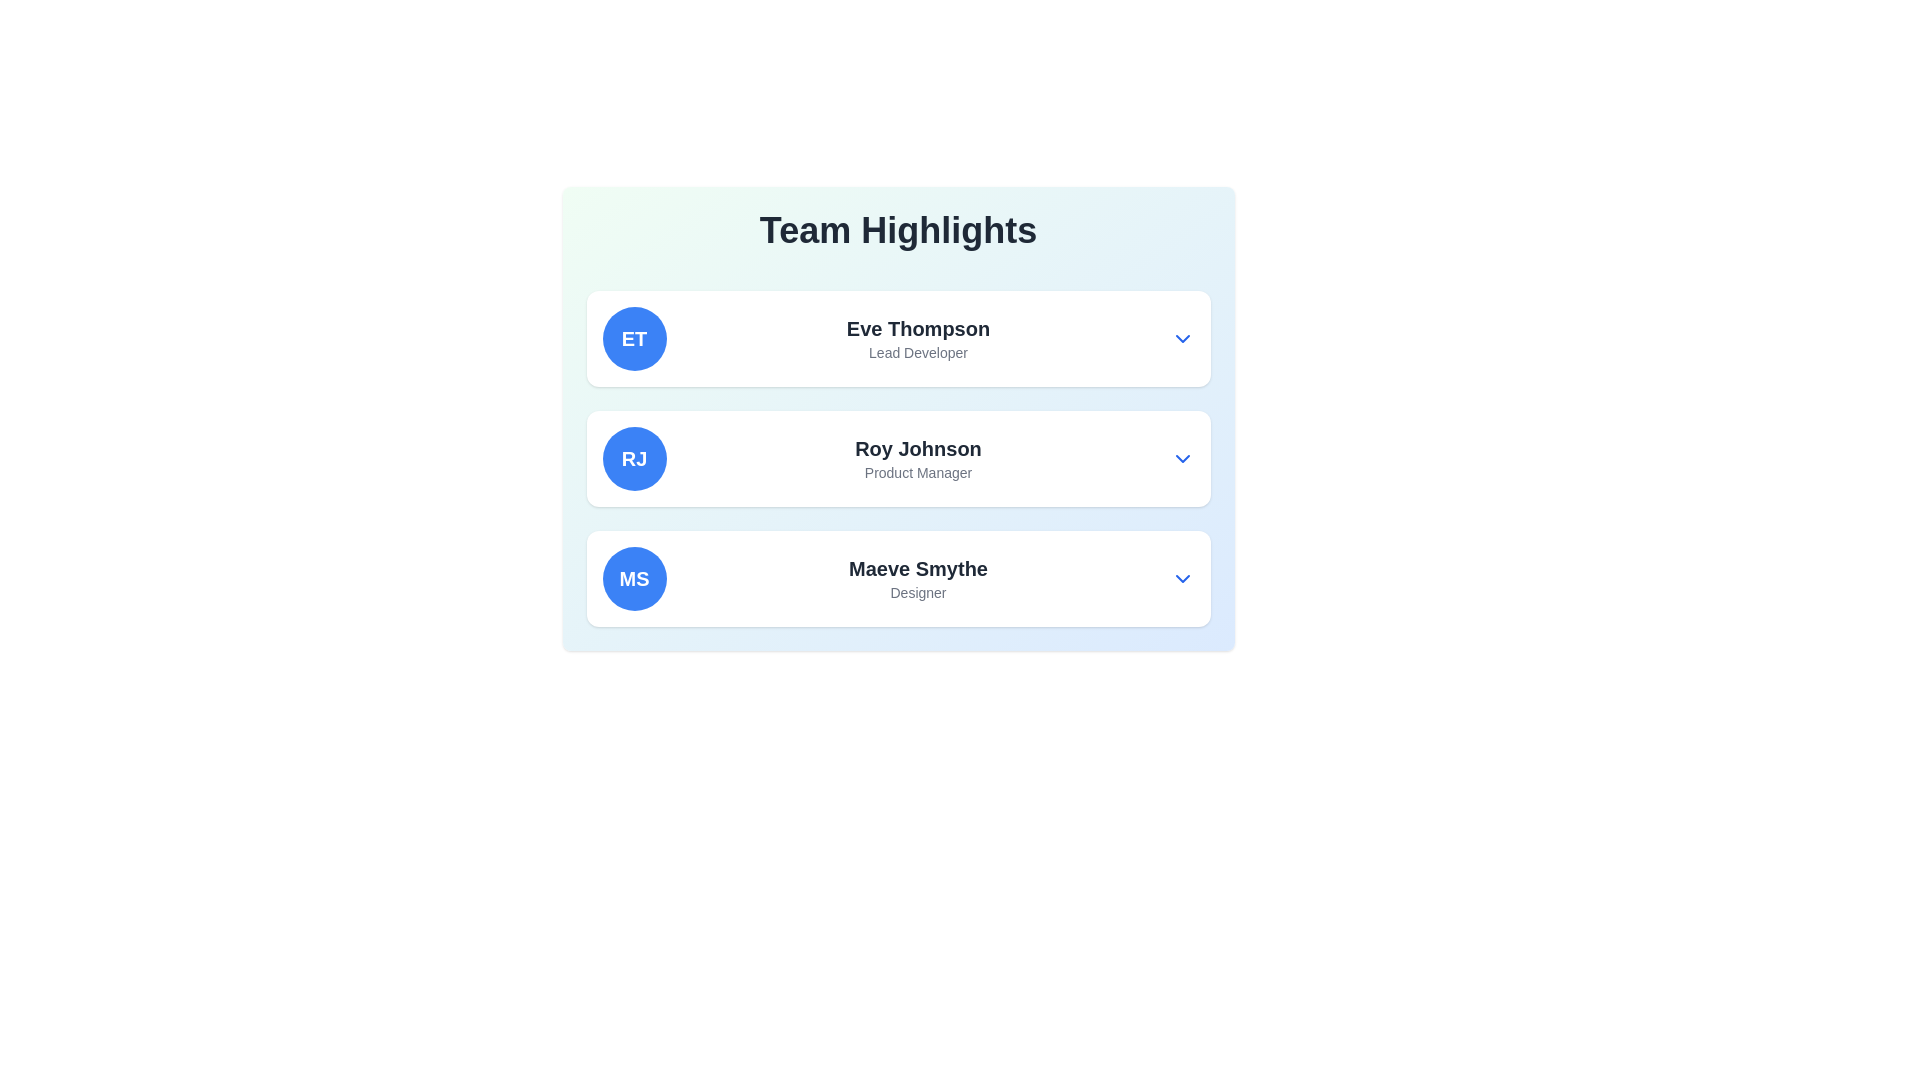 This screenshot has width=1920, height=1080. Describe the element at coordinates (897, 459) in the screenshot. I see `the user profile card that summarizes key details about the individual, positioned centrally and is the second card in a vertically stacked list` at that location.